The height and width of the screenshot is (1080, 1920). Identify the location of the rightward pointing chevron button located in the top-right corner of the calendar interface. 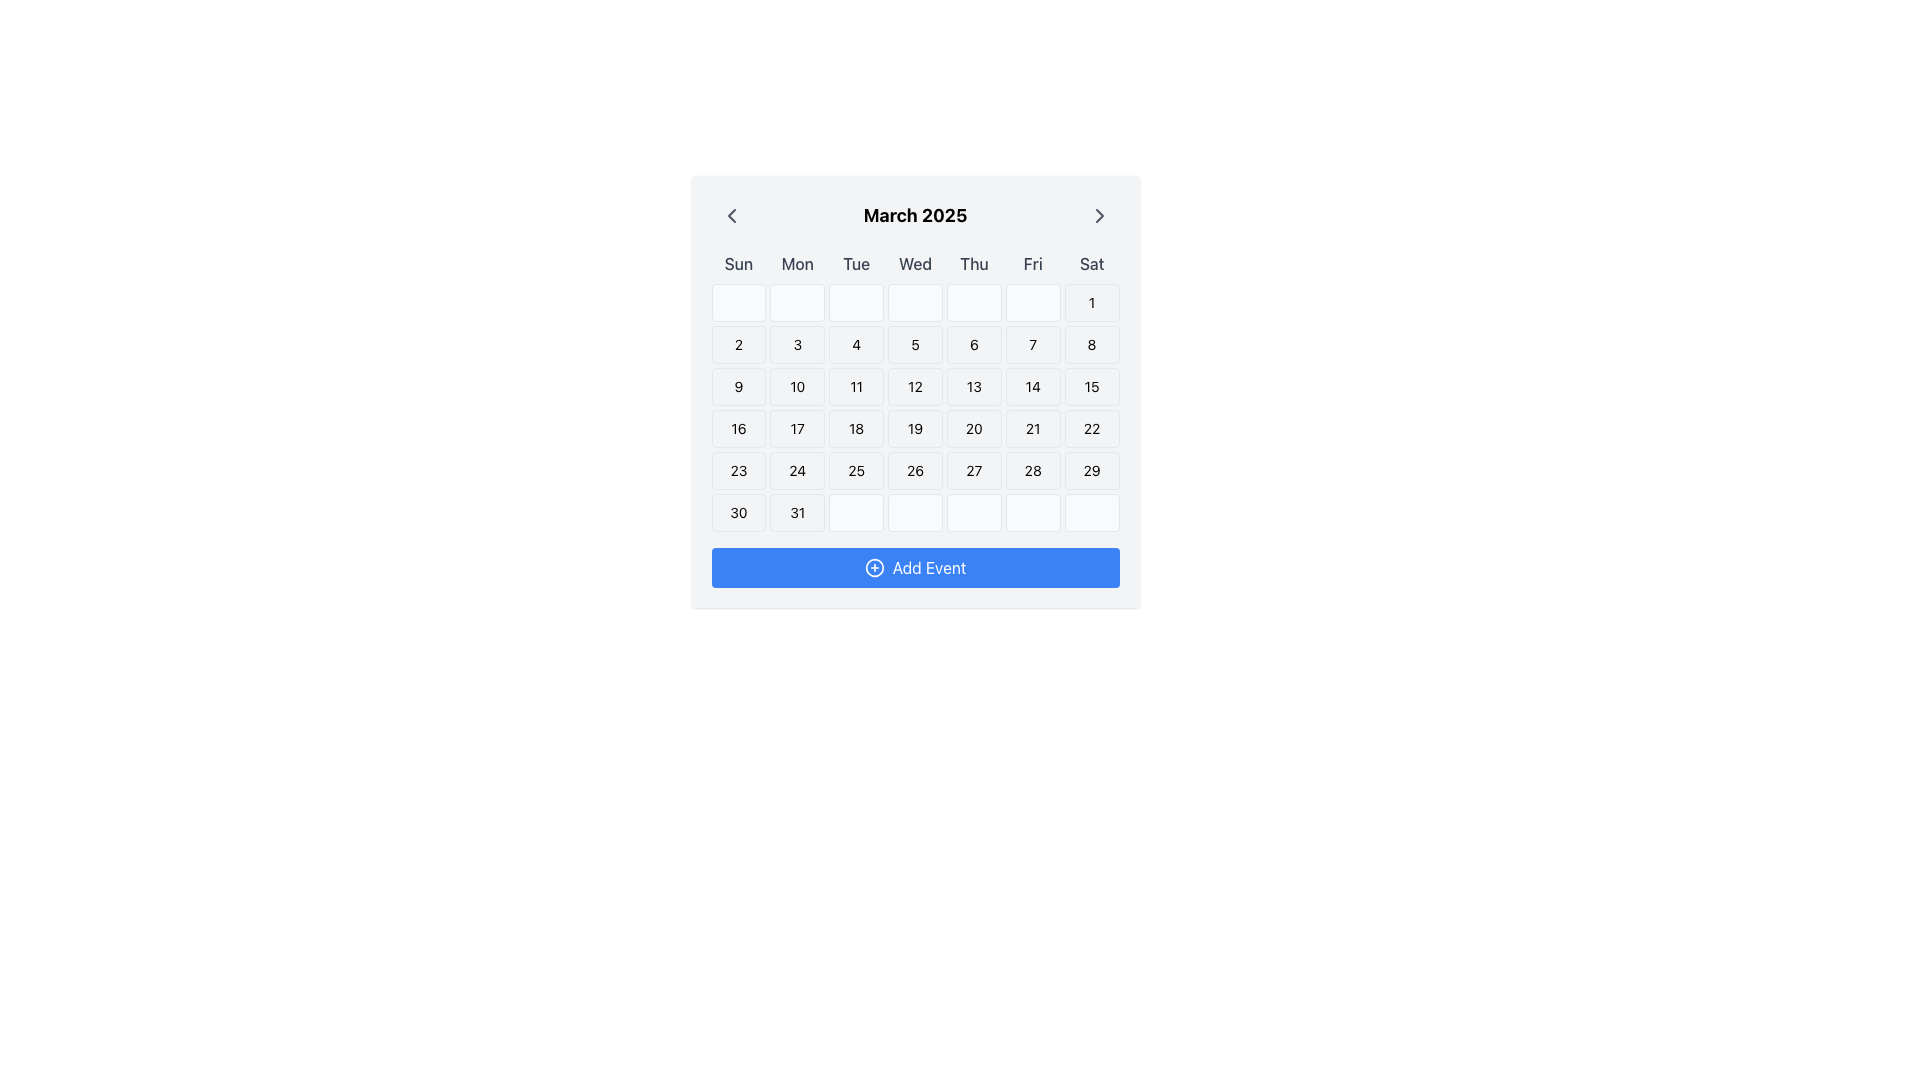
(1098, 216).